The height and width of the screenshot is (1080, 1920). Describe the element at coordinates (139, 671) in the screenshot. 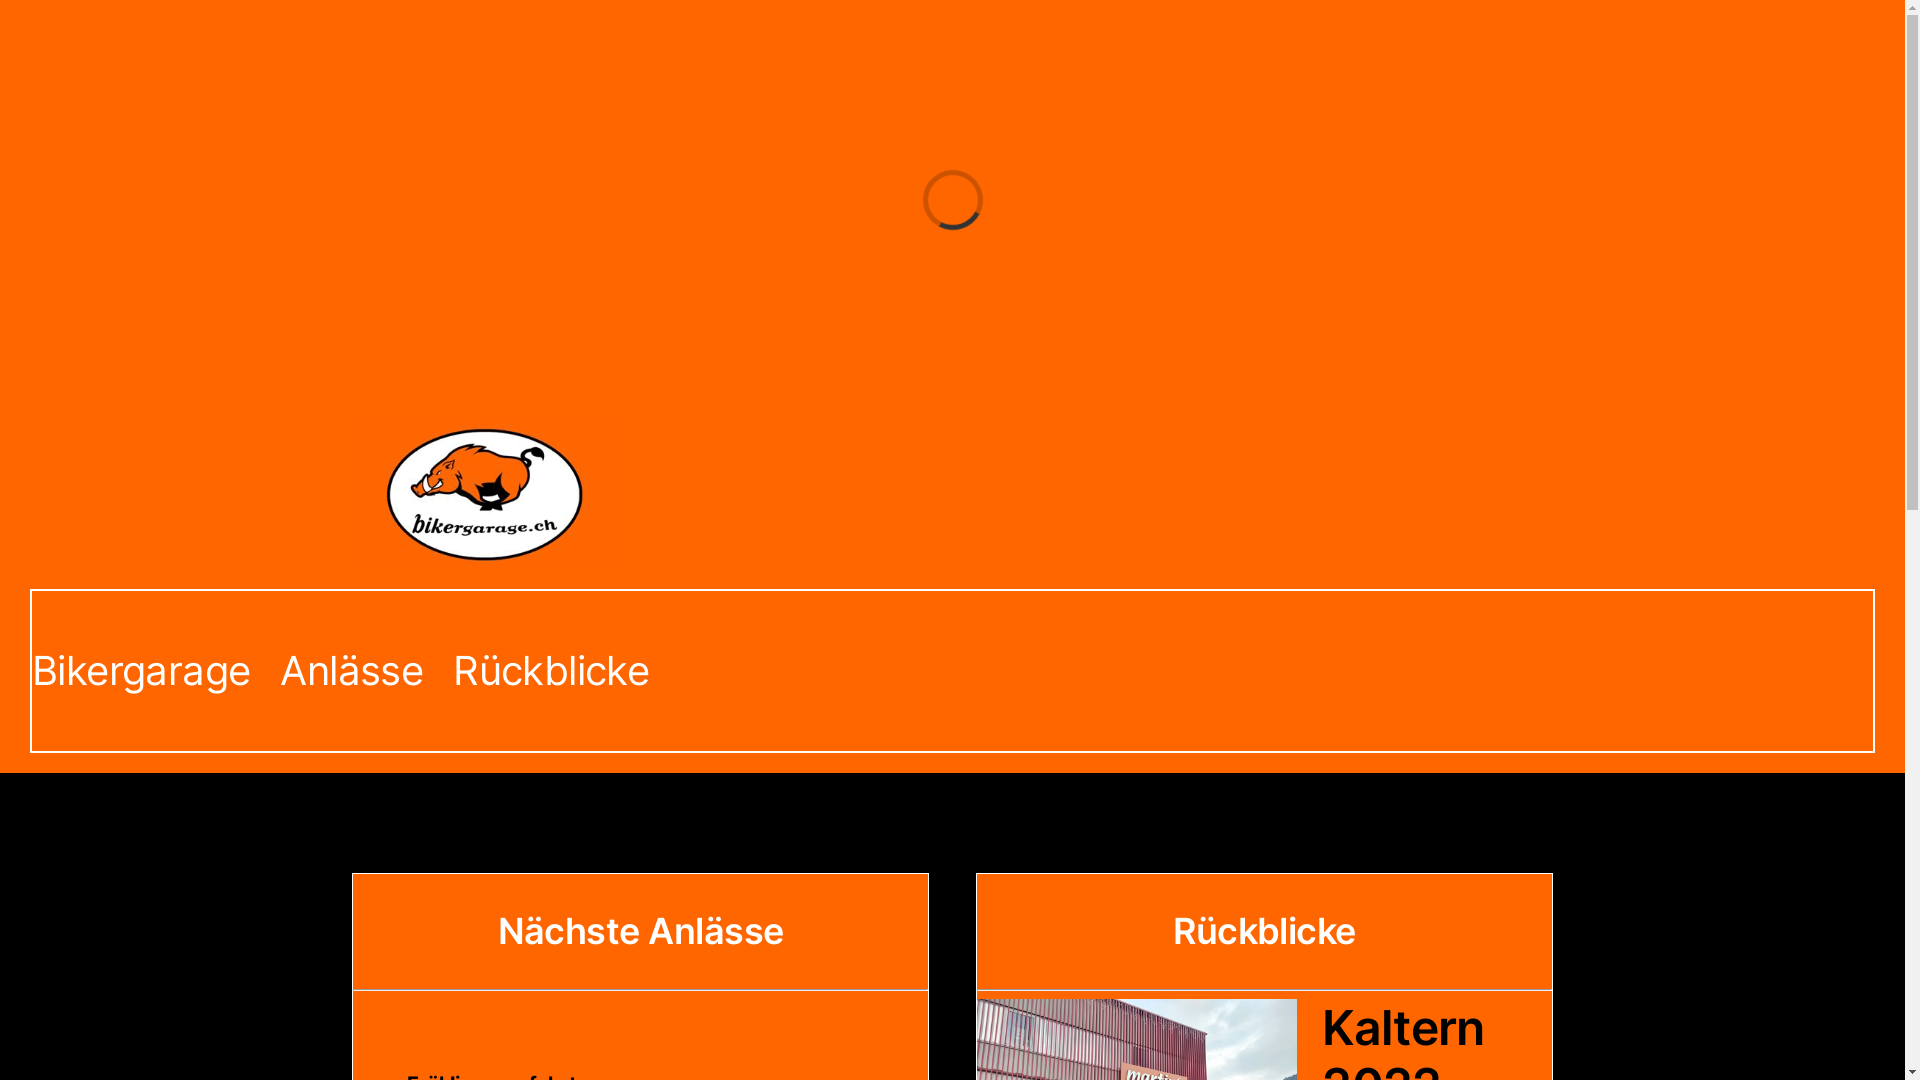

I see `'Bikergarage'` at that location.